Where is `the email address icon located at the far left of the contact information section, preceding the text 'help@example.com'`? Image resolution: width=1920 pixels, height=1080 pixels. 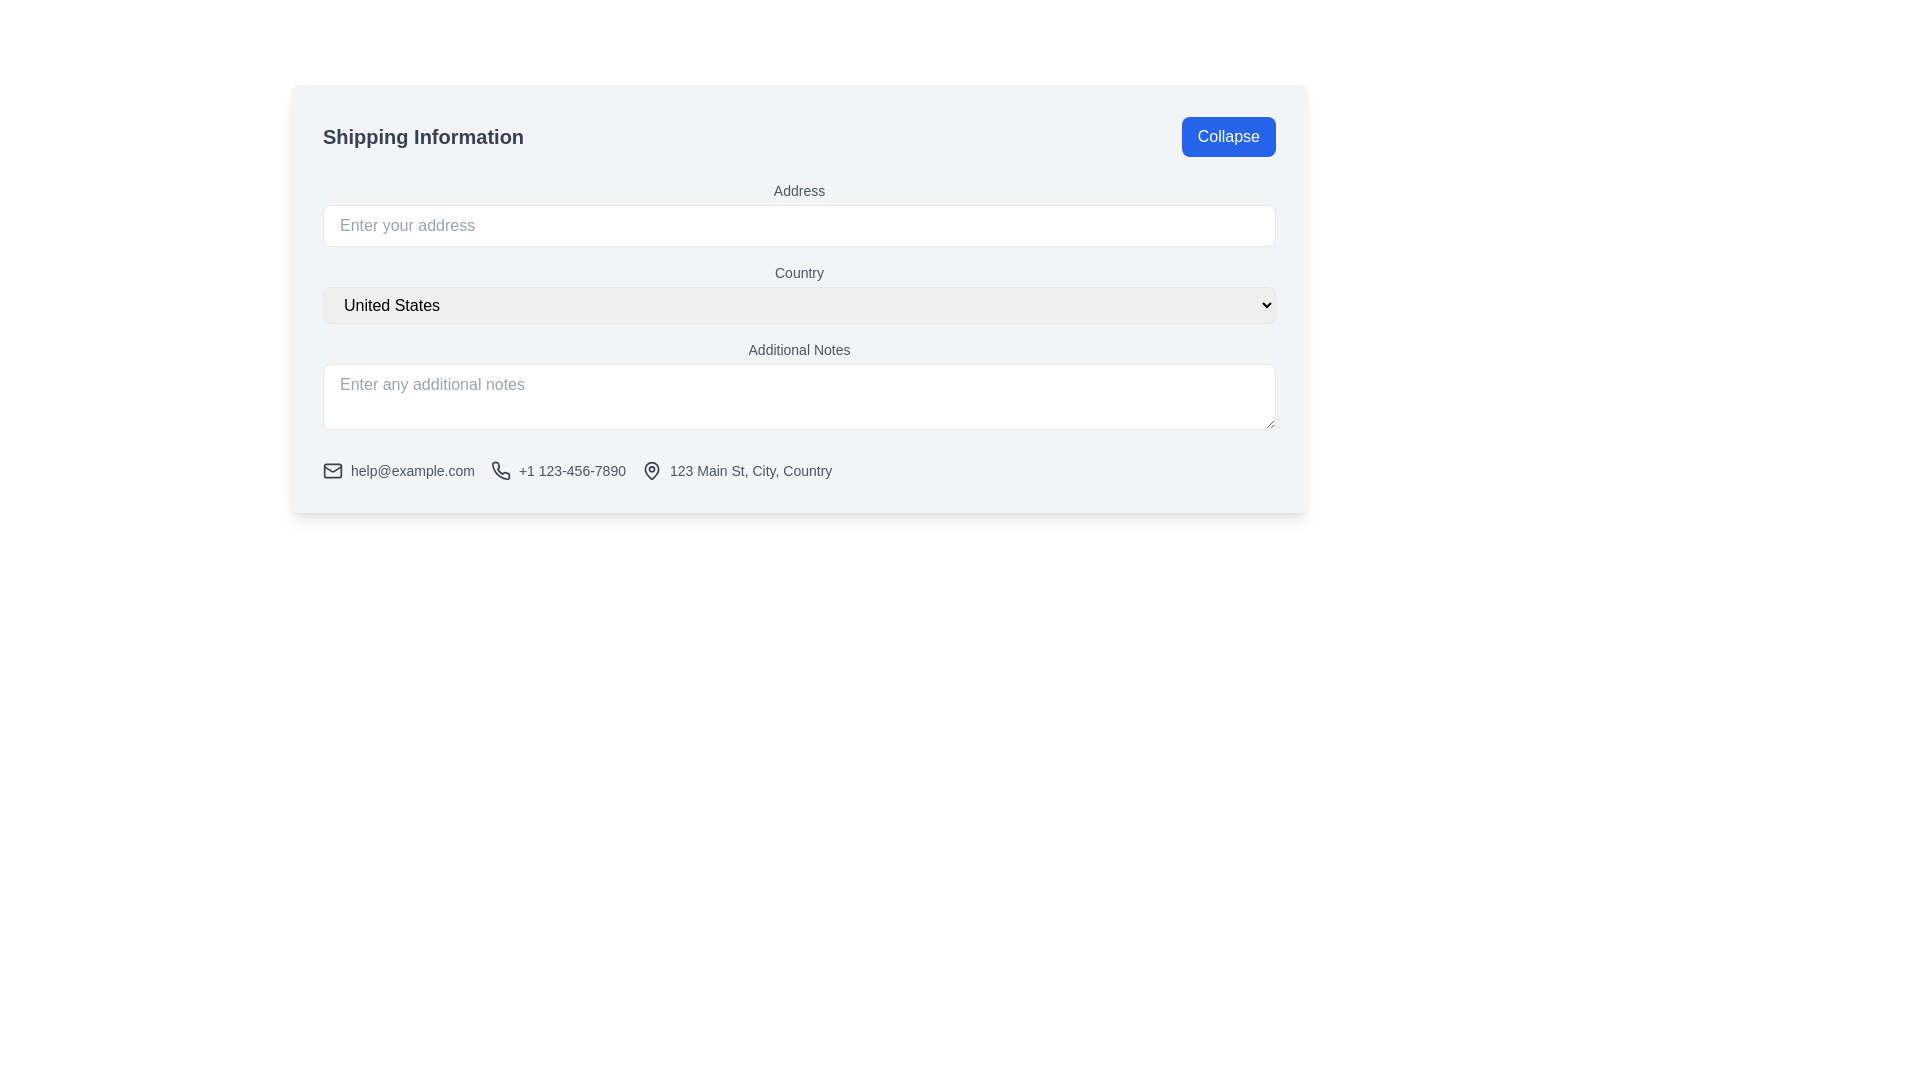 the email address icon located at the far left of the contact information section, preceding the text 'help@example.com' is located at coordinates (332, 470).